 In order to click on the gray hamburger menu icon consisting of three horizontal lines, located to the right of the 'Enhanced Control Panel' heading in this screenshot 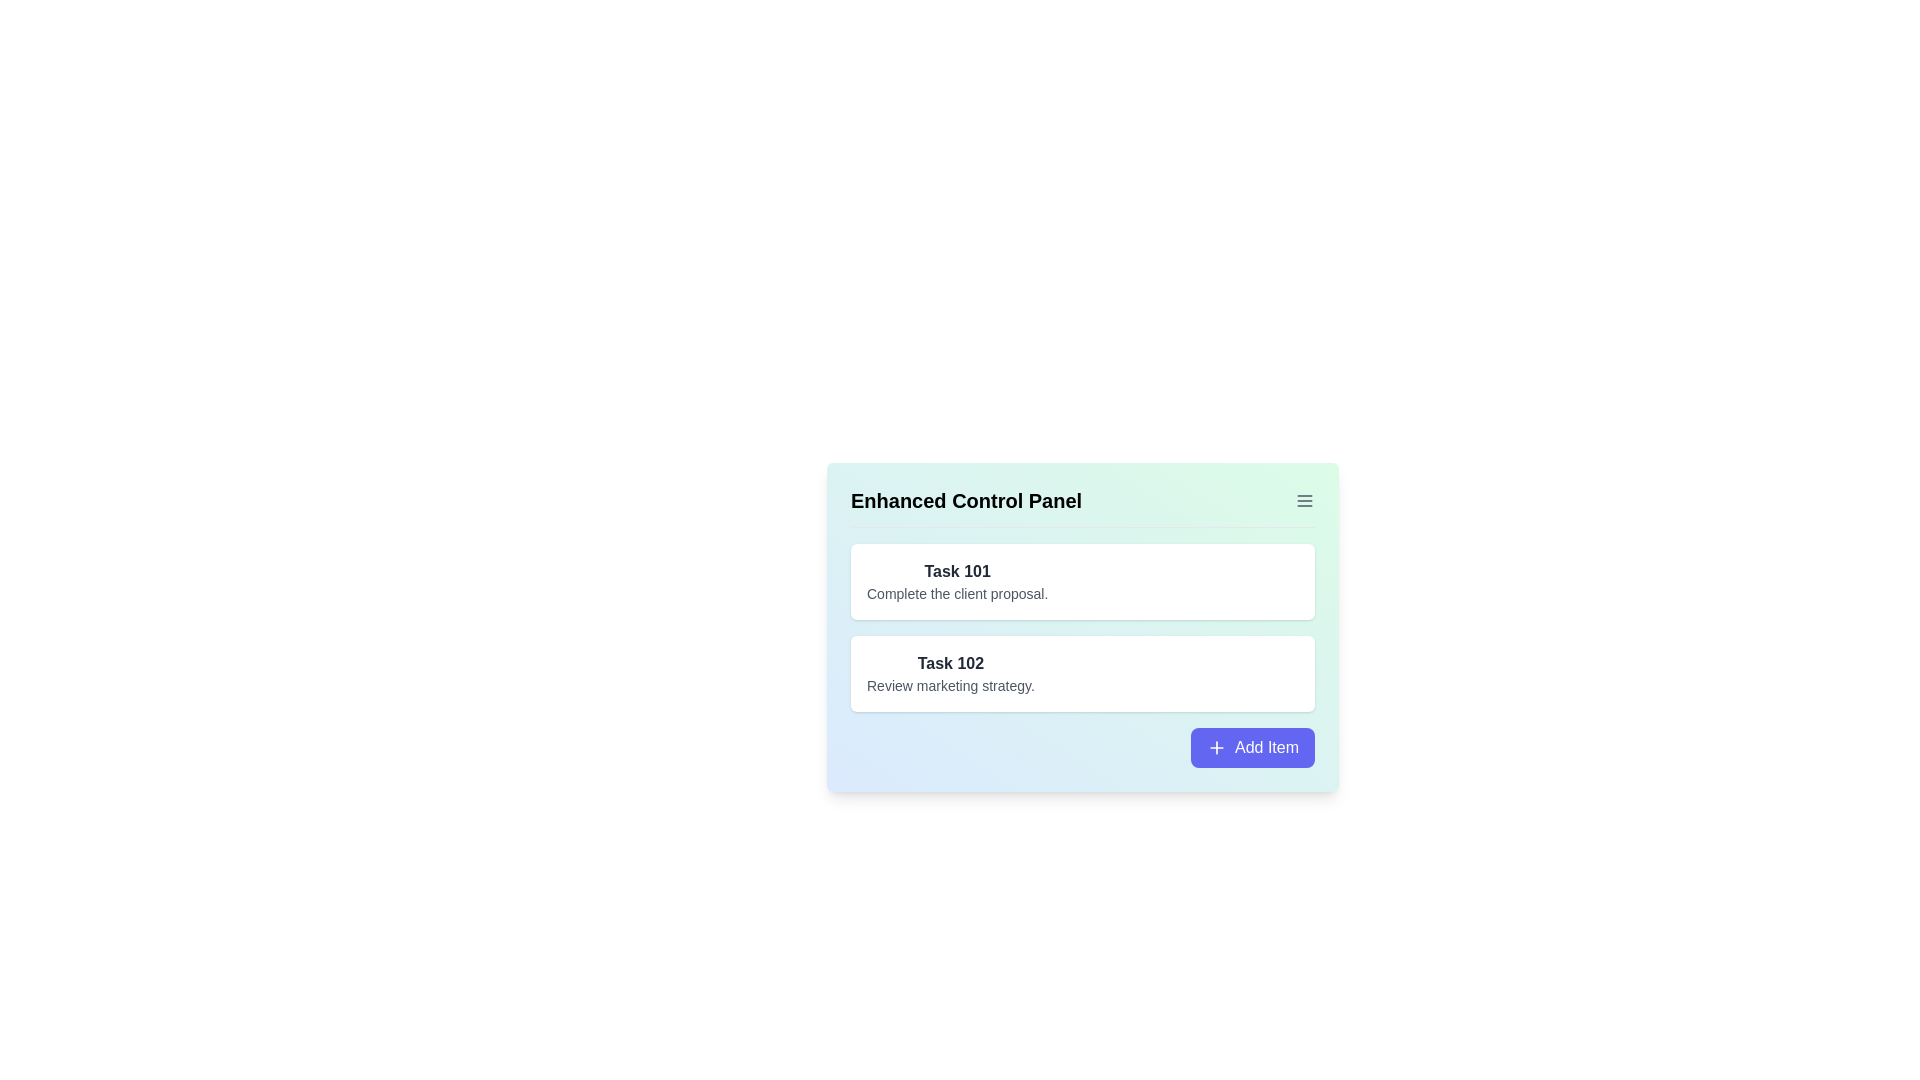, I will do `click(1305, 500)`.